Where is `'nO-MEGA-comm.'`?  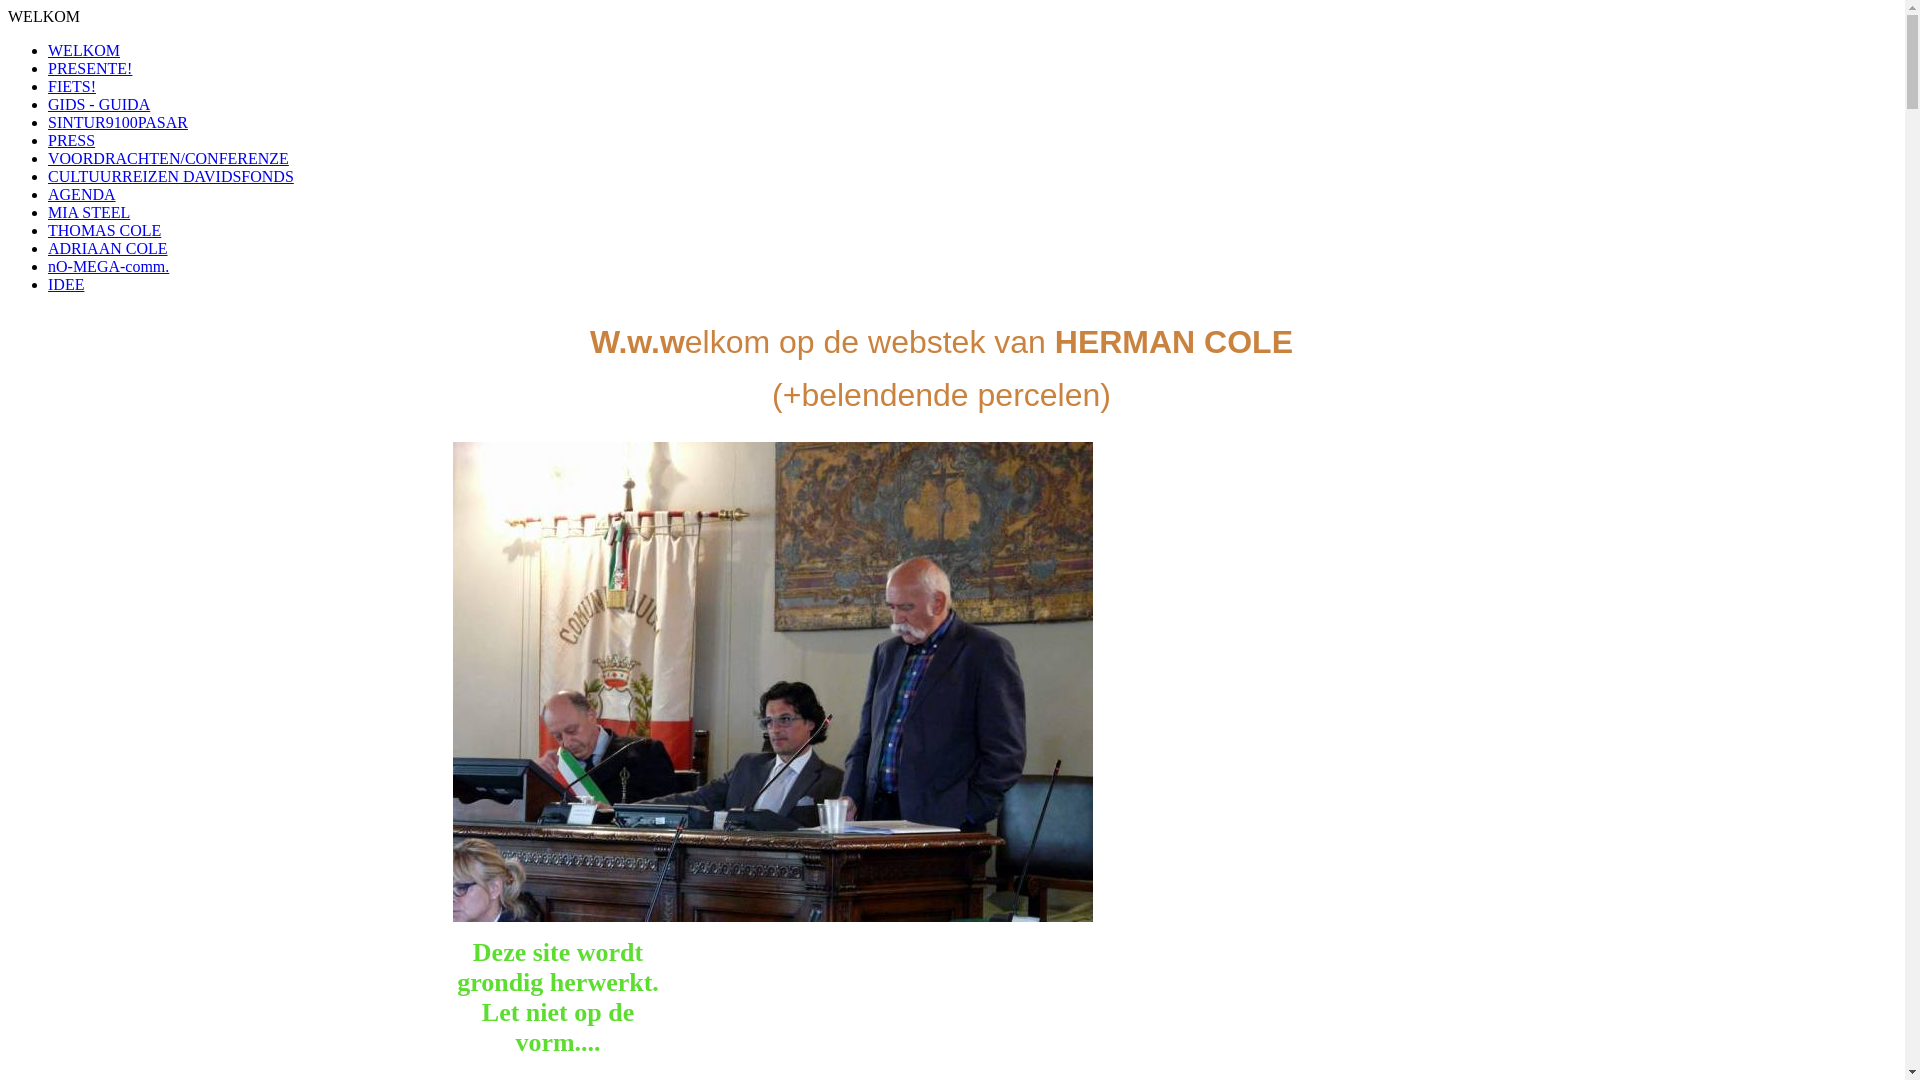
'nO-MEGA-comm.' is located at coordinates (107, 265).